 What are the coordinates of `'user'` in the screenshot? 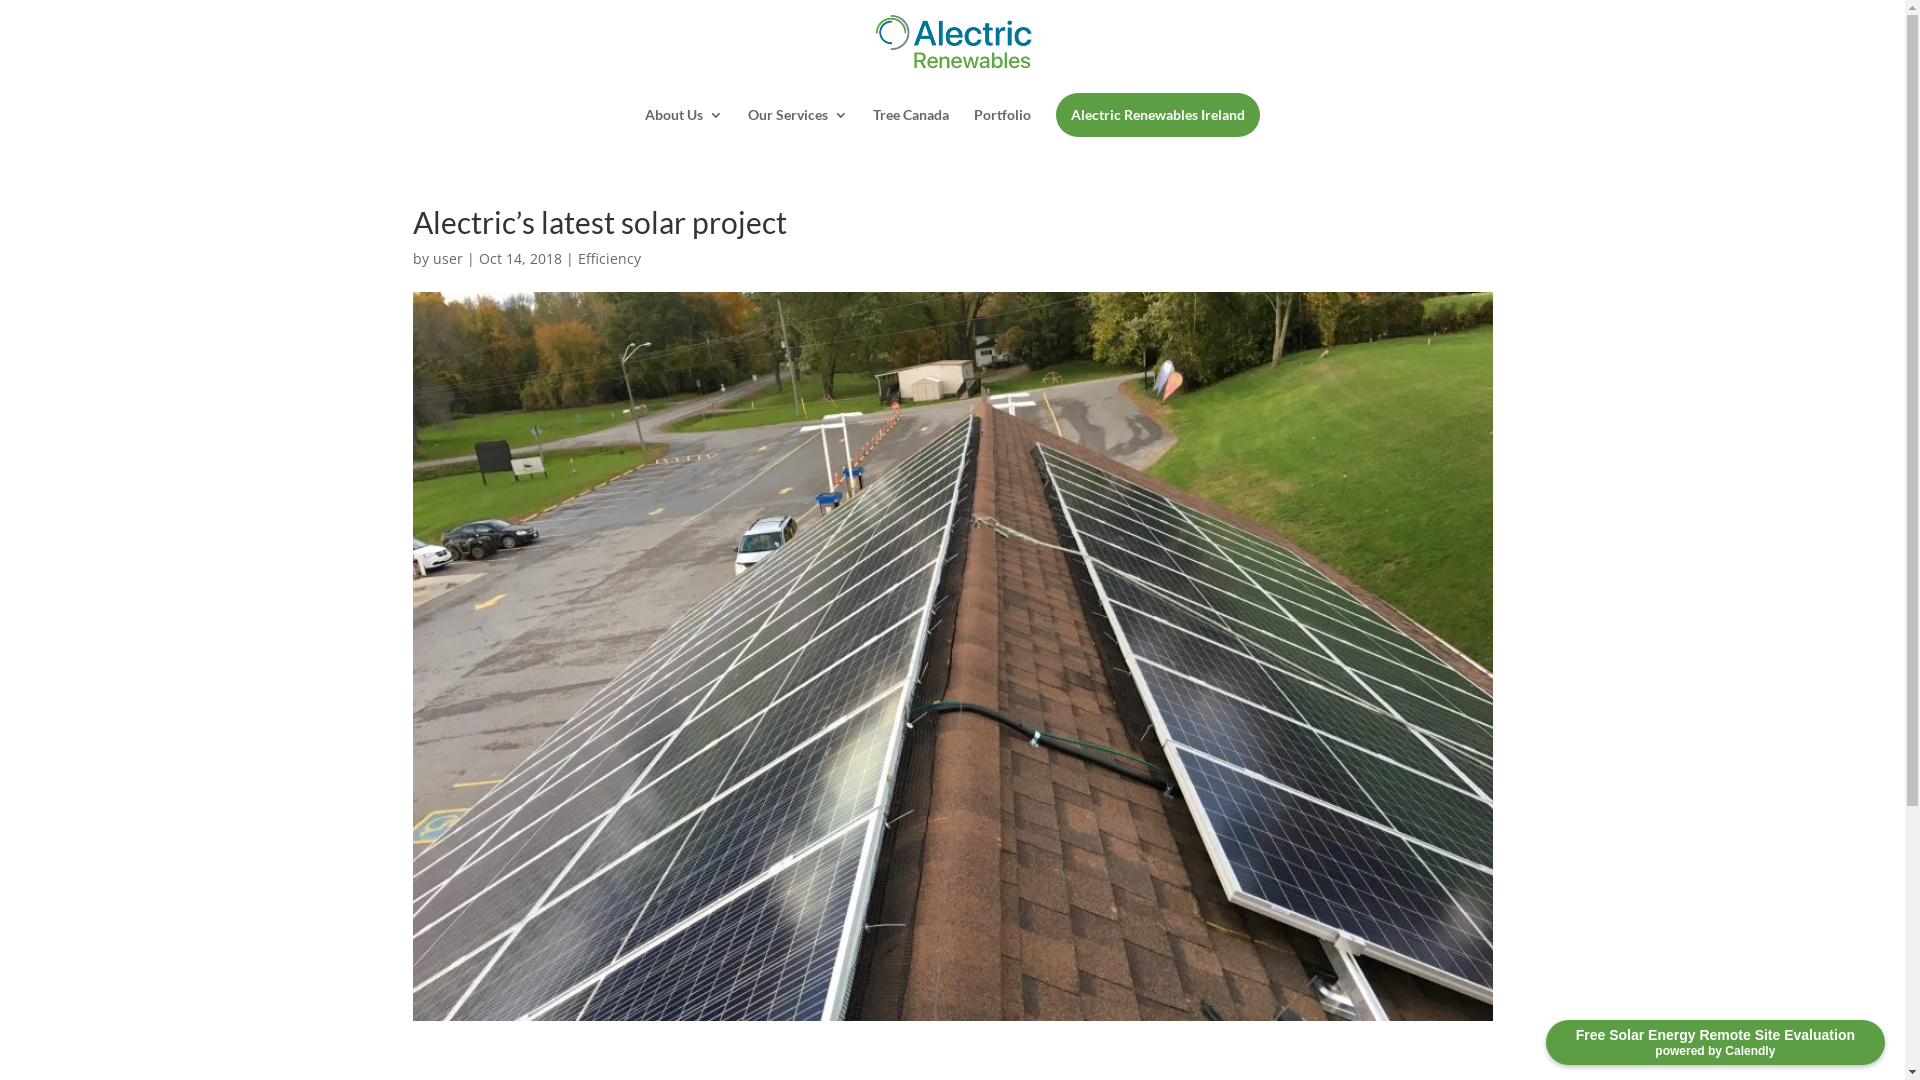 It's located at (445, 257).